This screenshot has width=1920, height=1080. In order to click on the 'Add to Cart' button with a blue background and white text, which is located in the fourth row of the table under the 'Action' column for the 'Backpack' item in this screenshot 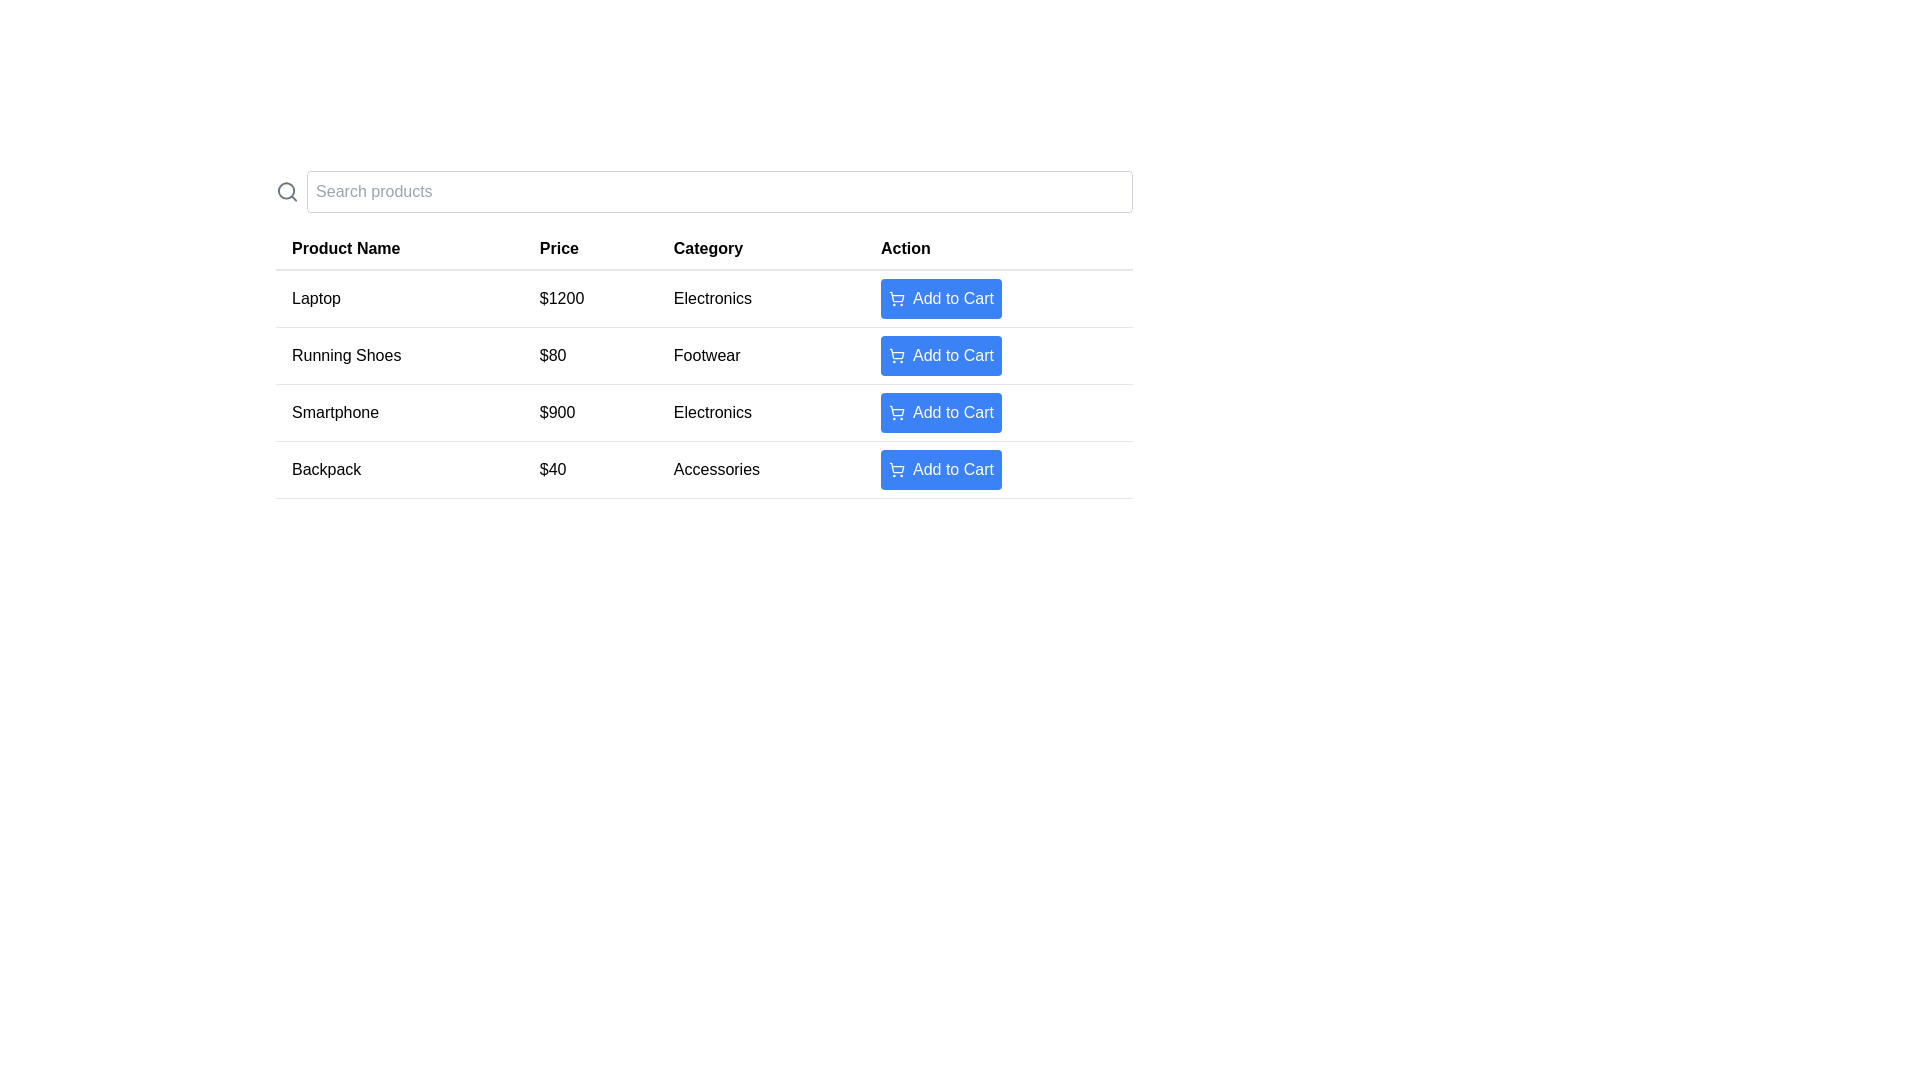, I will do `click(940, 470)`.